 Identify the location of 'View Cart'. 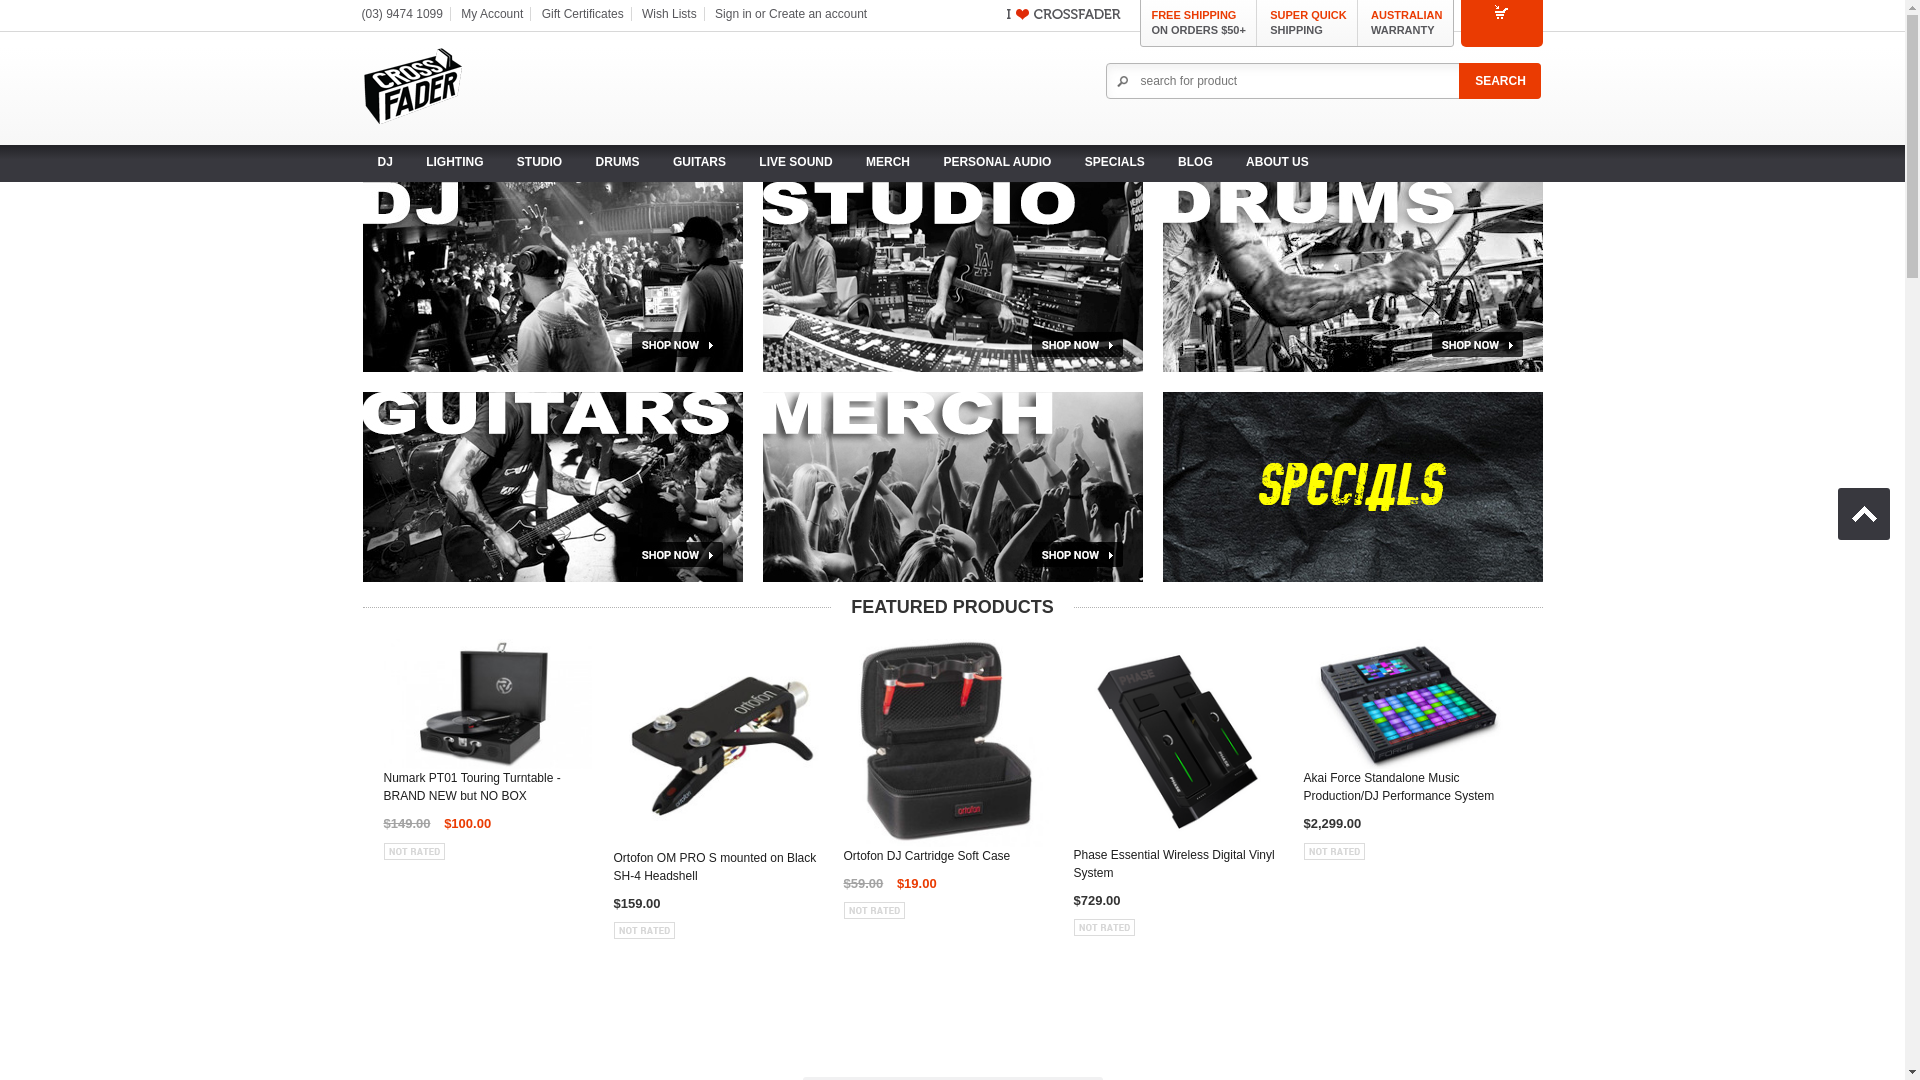
(1501, 22).